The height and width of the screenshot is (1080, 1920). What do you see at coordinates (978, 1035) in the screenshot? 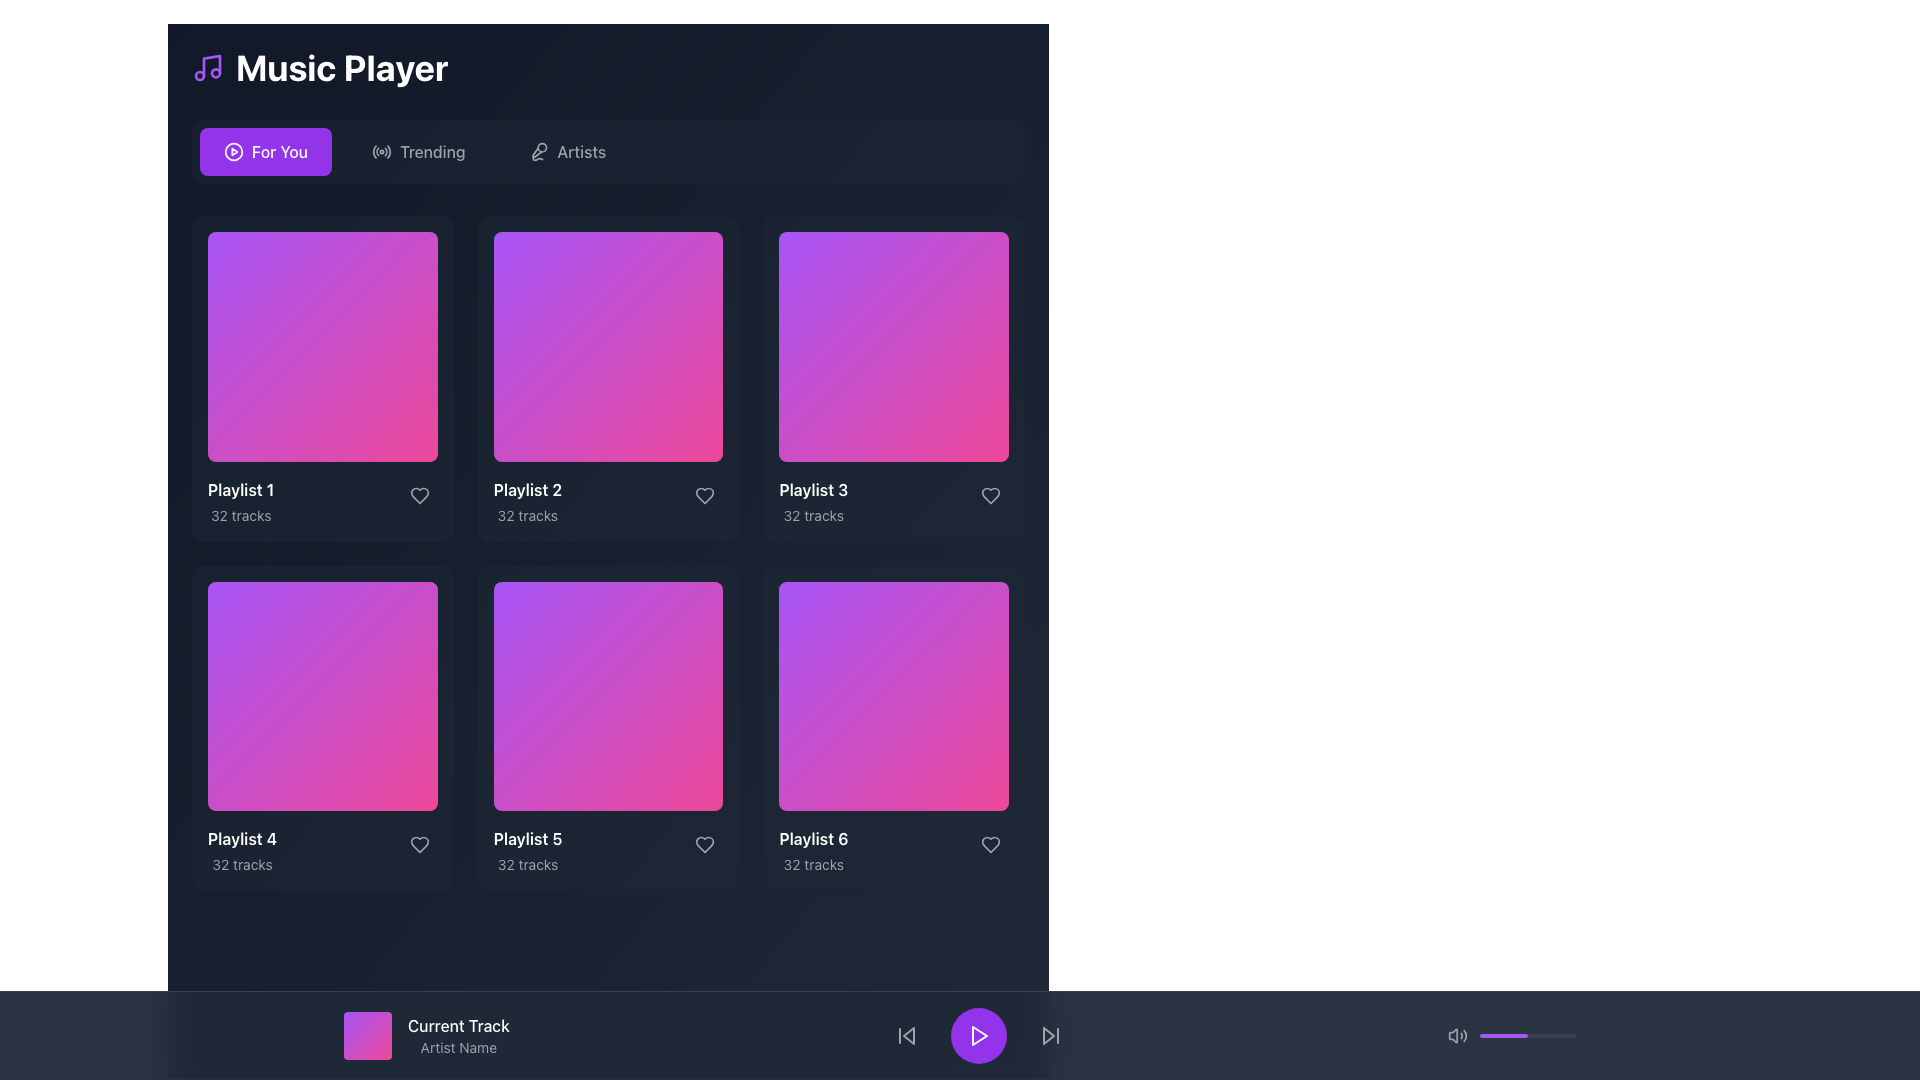
I see `the prominent circular button with a purple background and a white play icon in the center` at bounding box center [978, 1035].